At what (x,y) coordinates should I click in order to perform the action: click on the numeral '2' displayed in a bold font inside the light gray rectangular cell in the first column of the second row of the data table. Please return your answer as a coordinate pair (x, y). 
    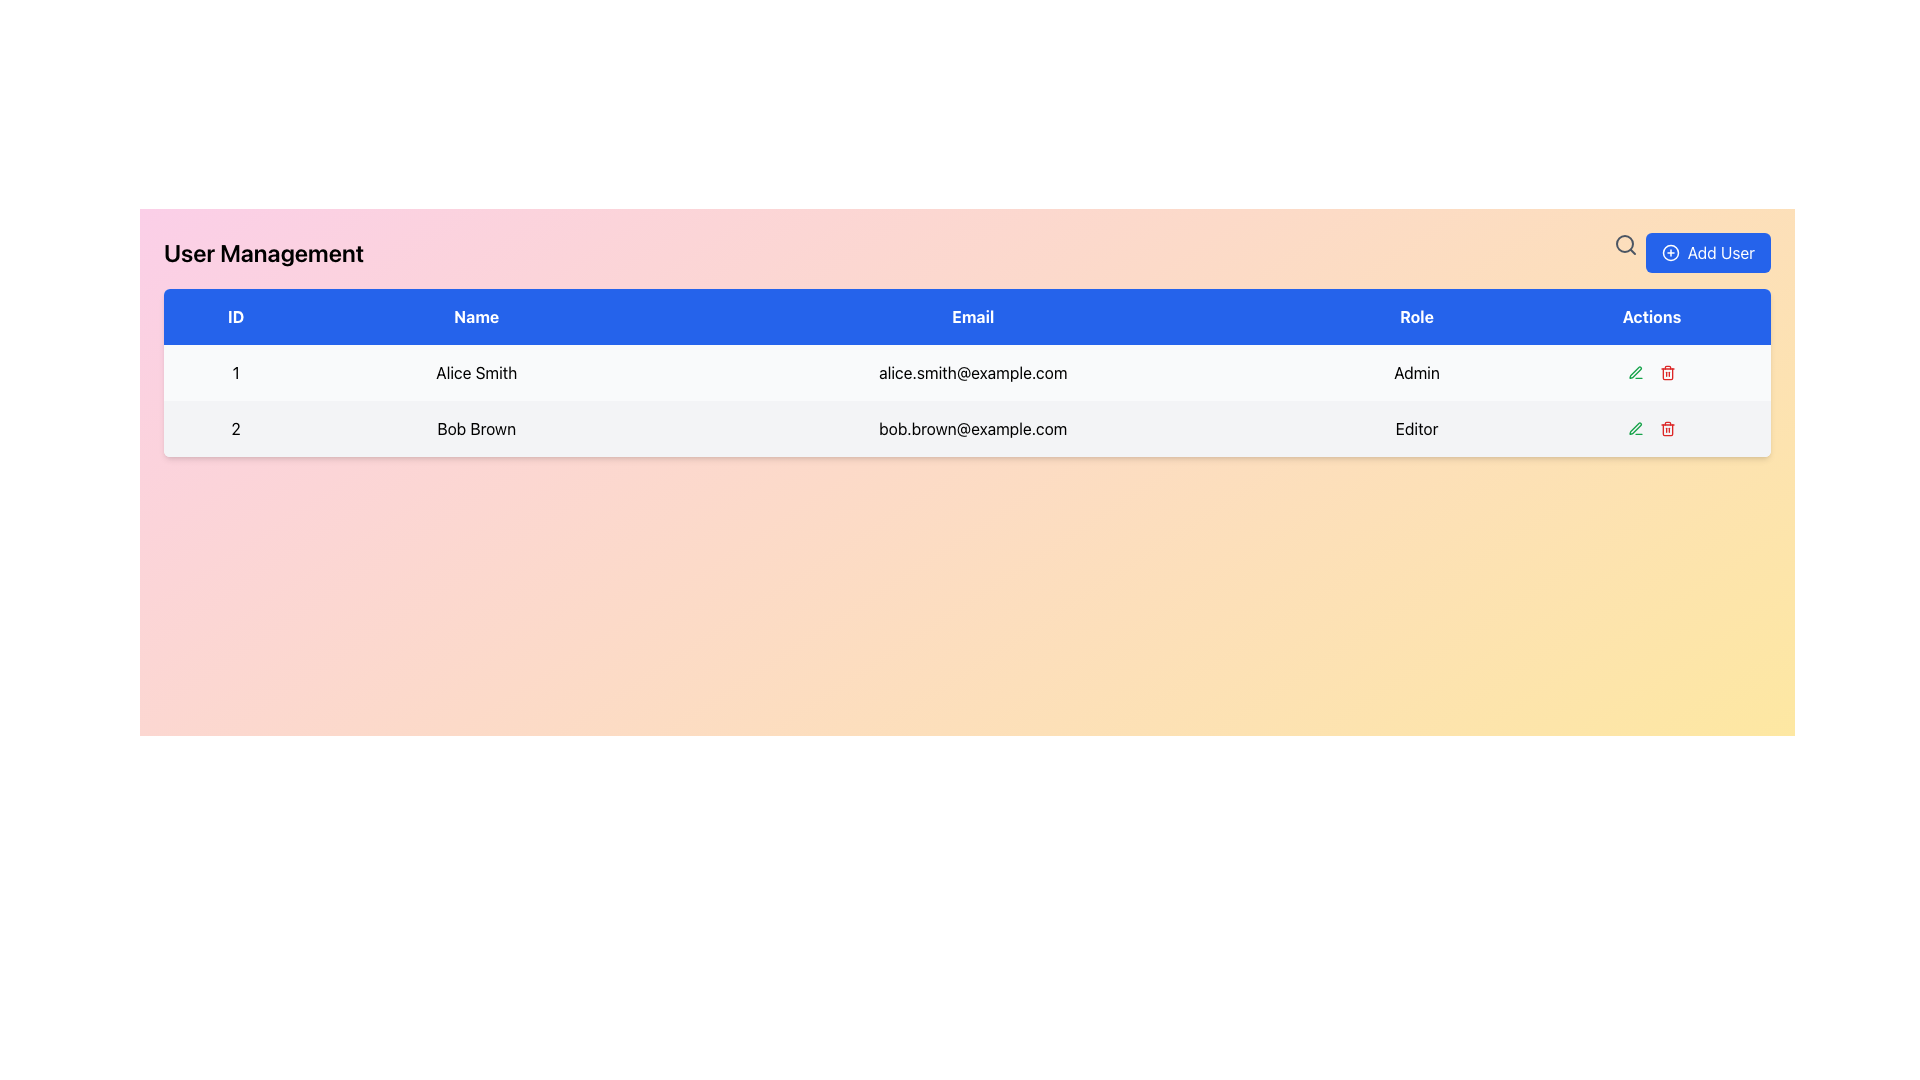
    Looking at the image, I should click on (236, 427).